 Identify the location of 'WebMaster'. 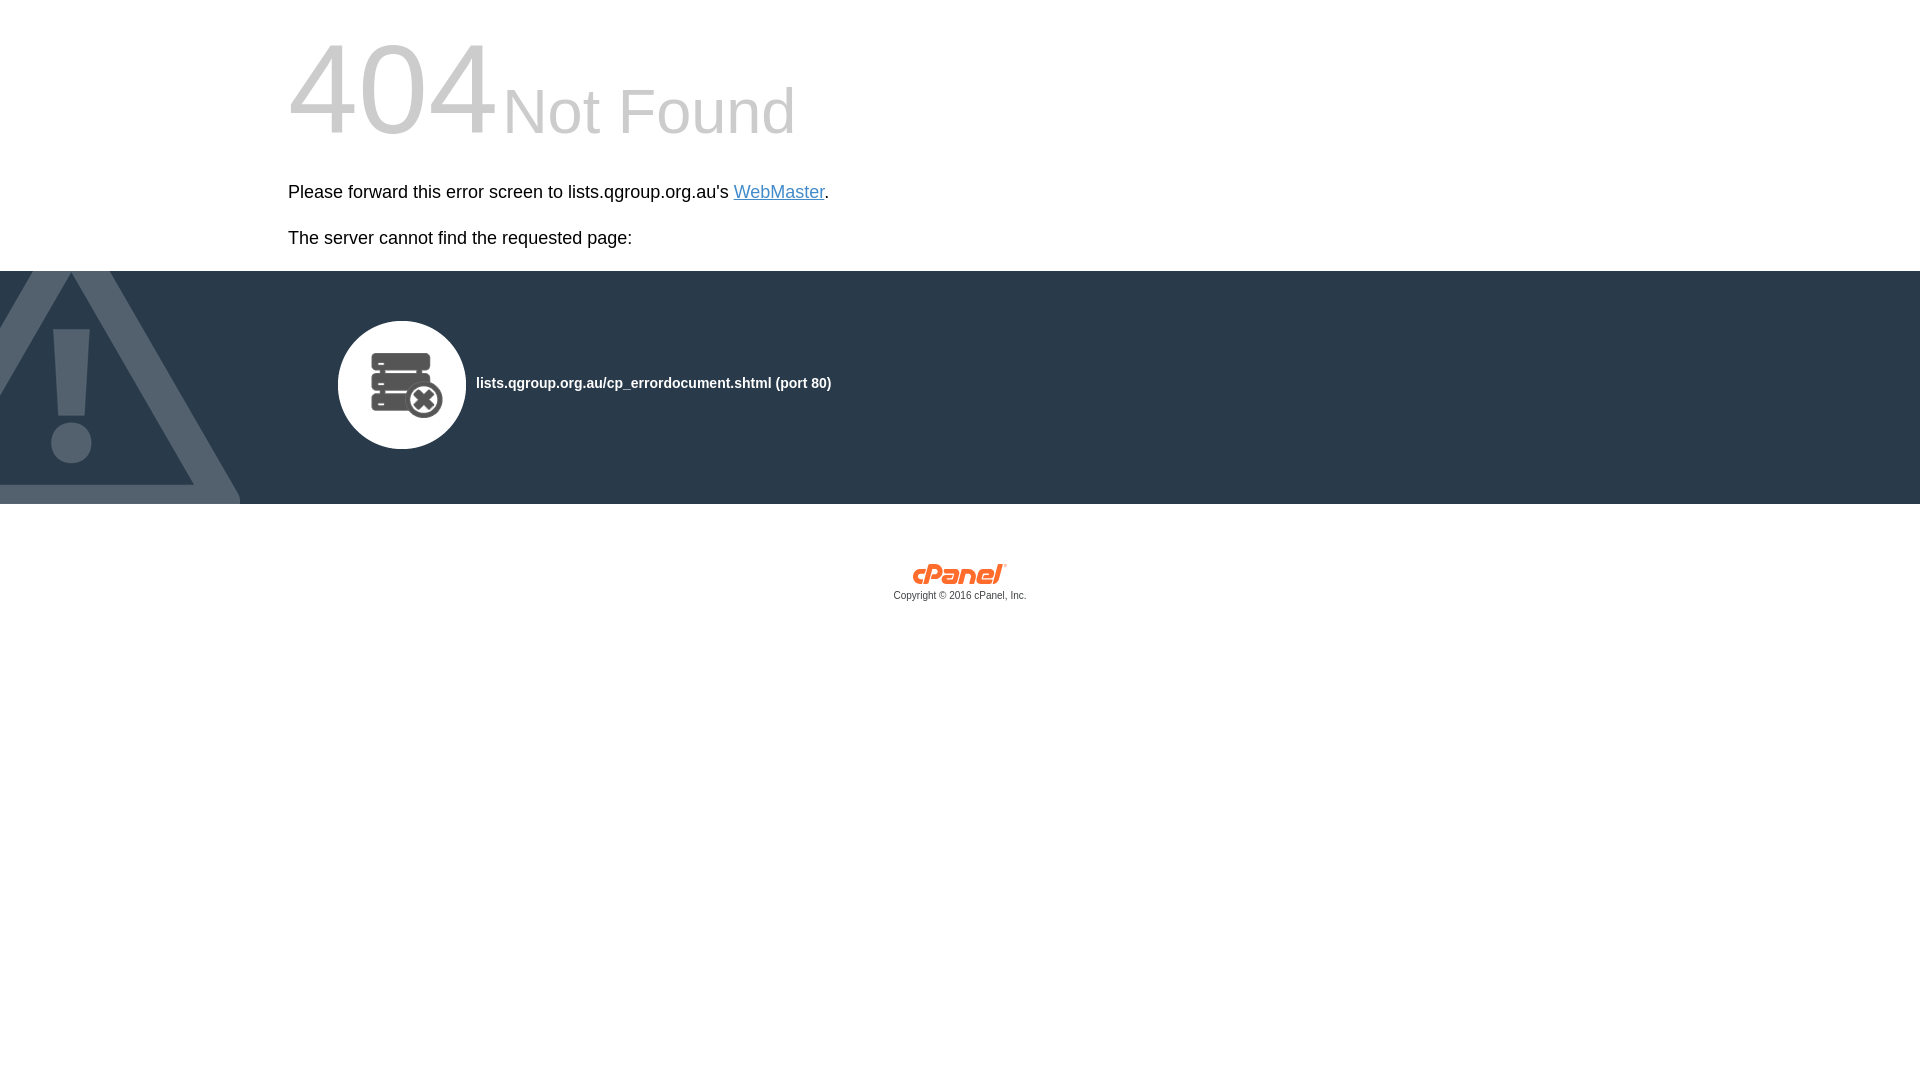
(778, 192).